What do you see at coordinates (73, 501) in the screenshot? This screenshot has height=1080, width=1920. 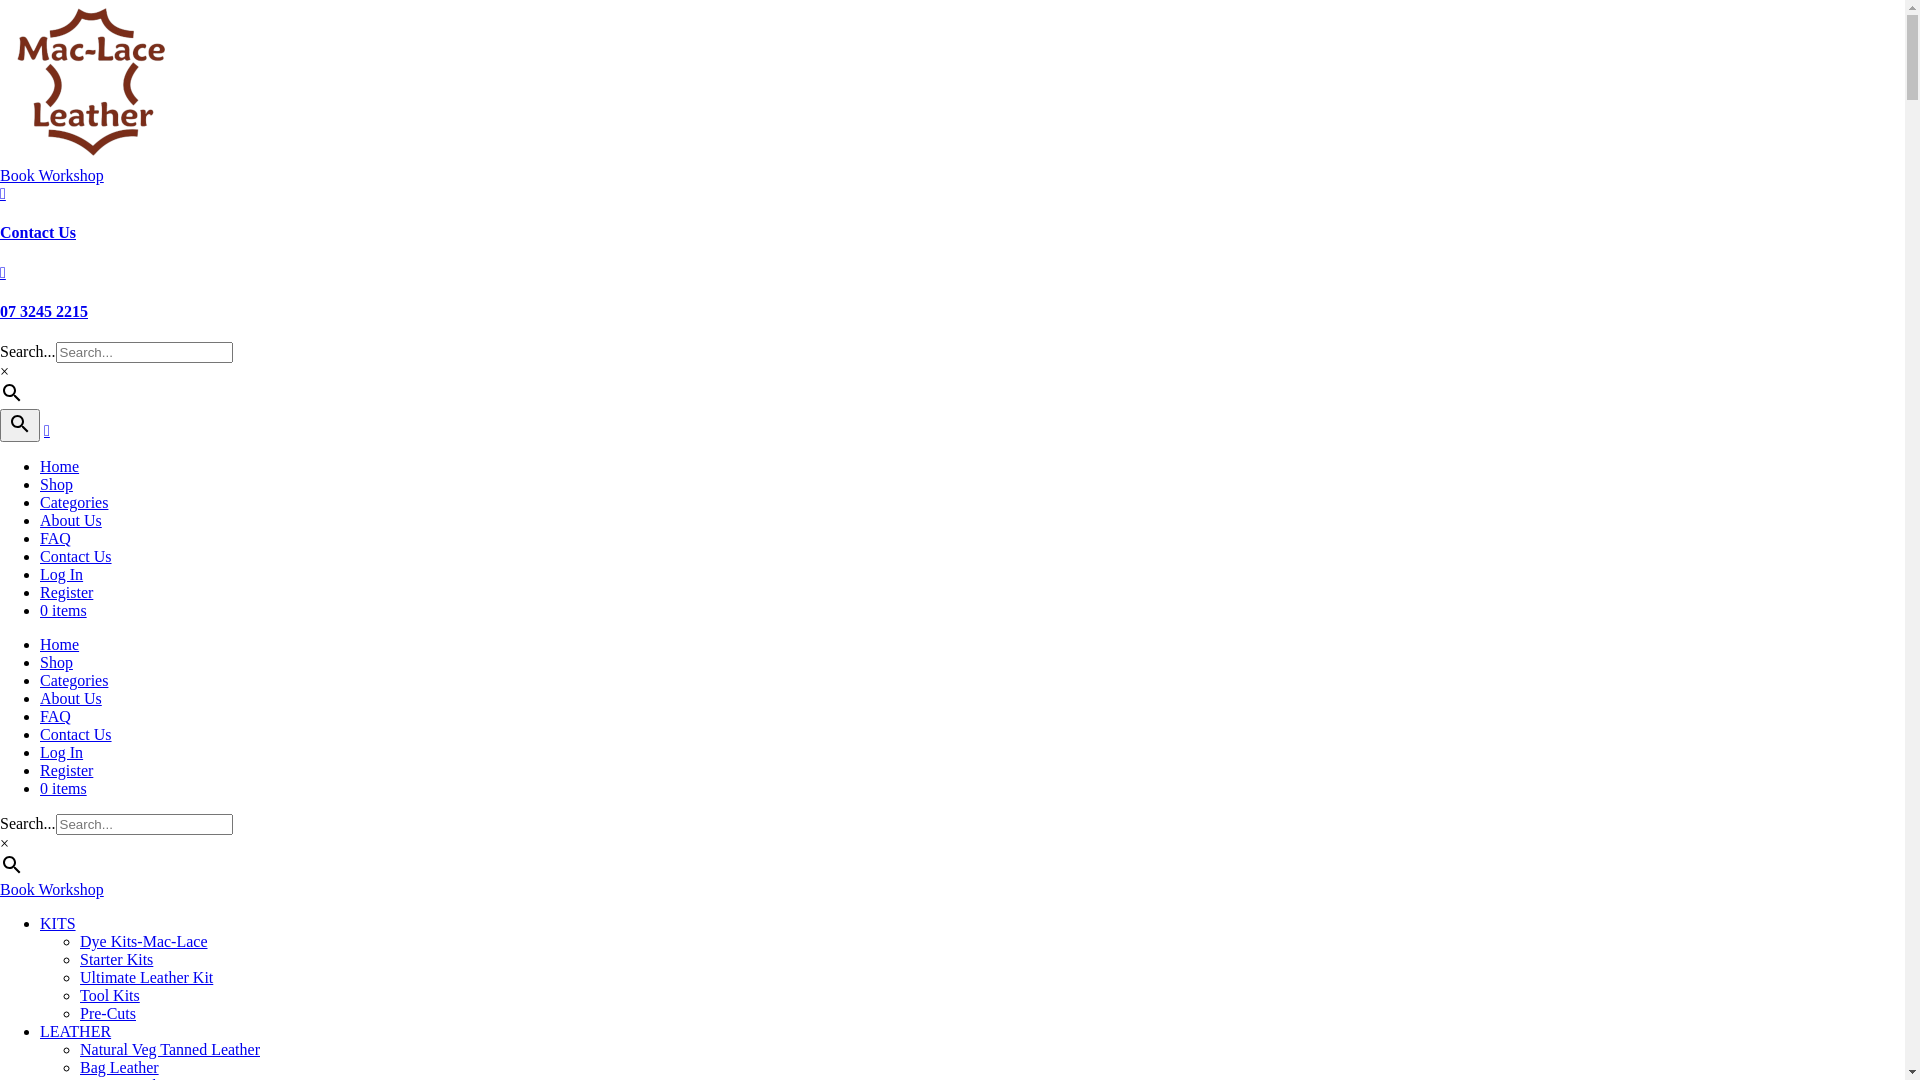 I see `'Categories'` at bounding box center [73, 501].